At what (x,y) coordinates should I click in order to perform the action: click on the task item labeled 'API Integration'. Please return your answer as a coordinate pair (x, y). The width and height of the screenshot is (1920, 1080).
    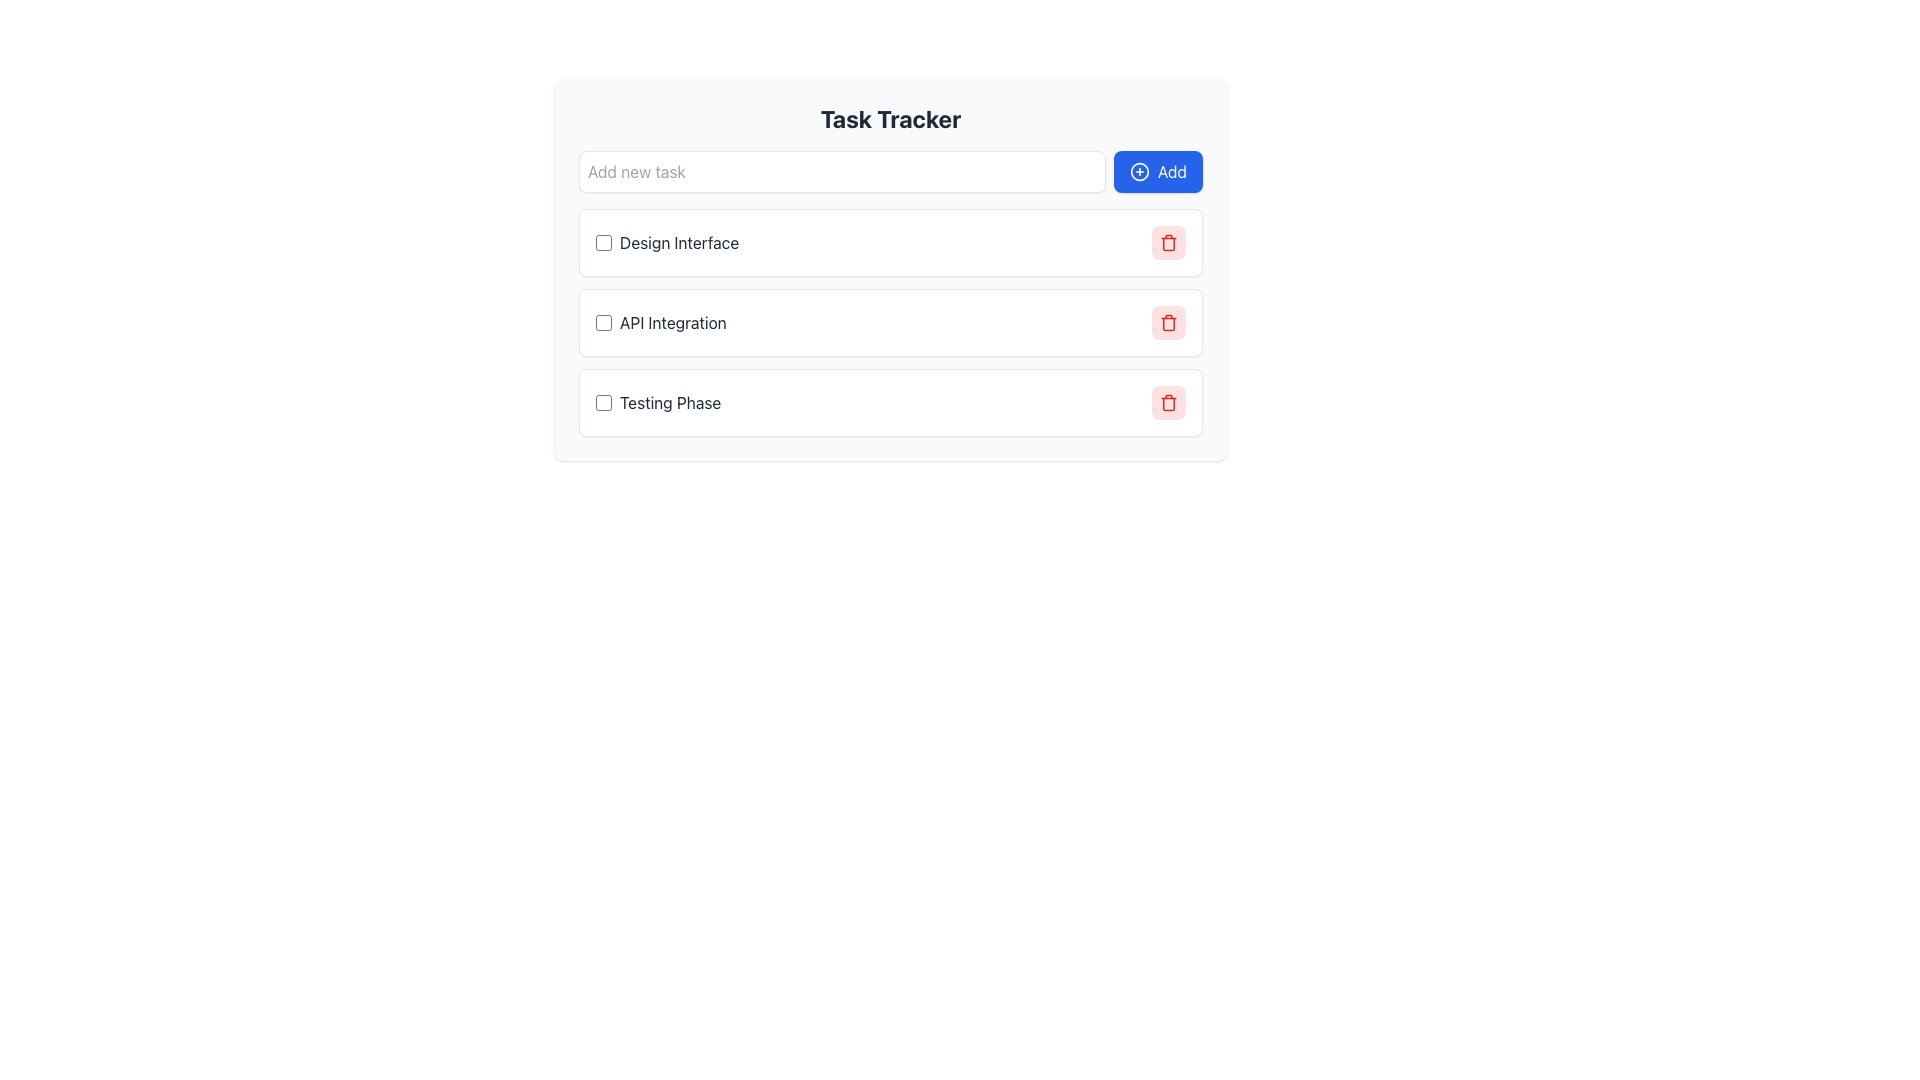
    Looking at the image, I should click on (890, 322).